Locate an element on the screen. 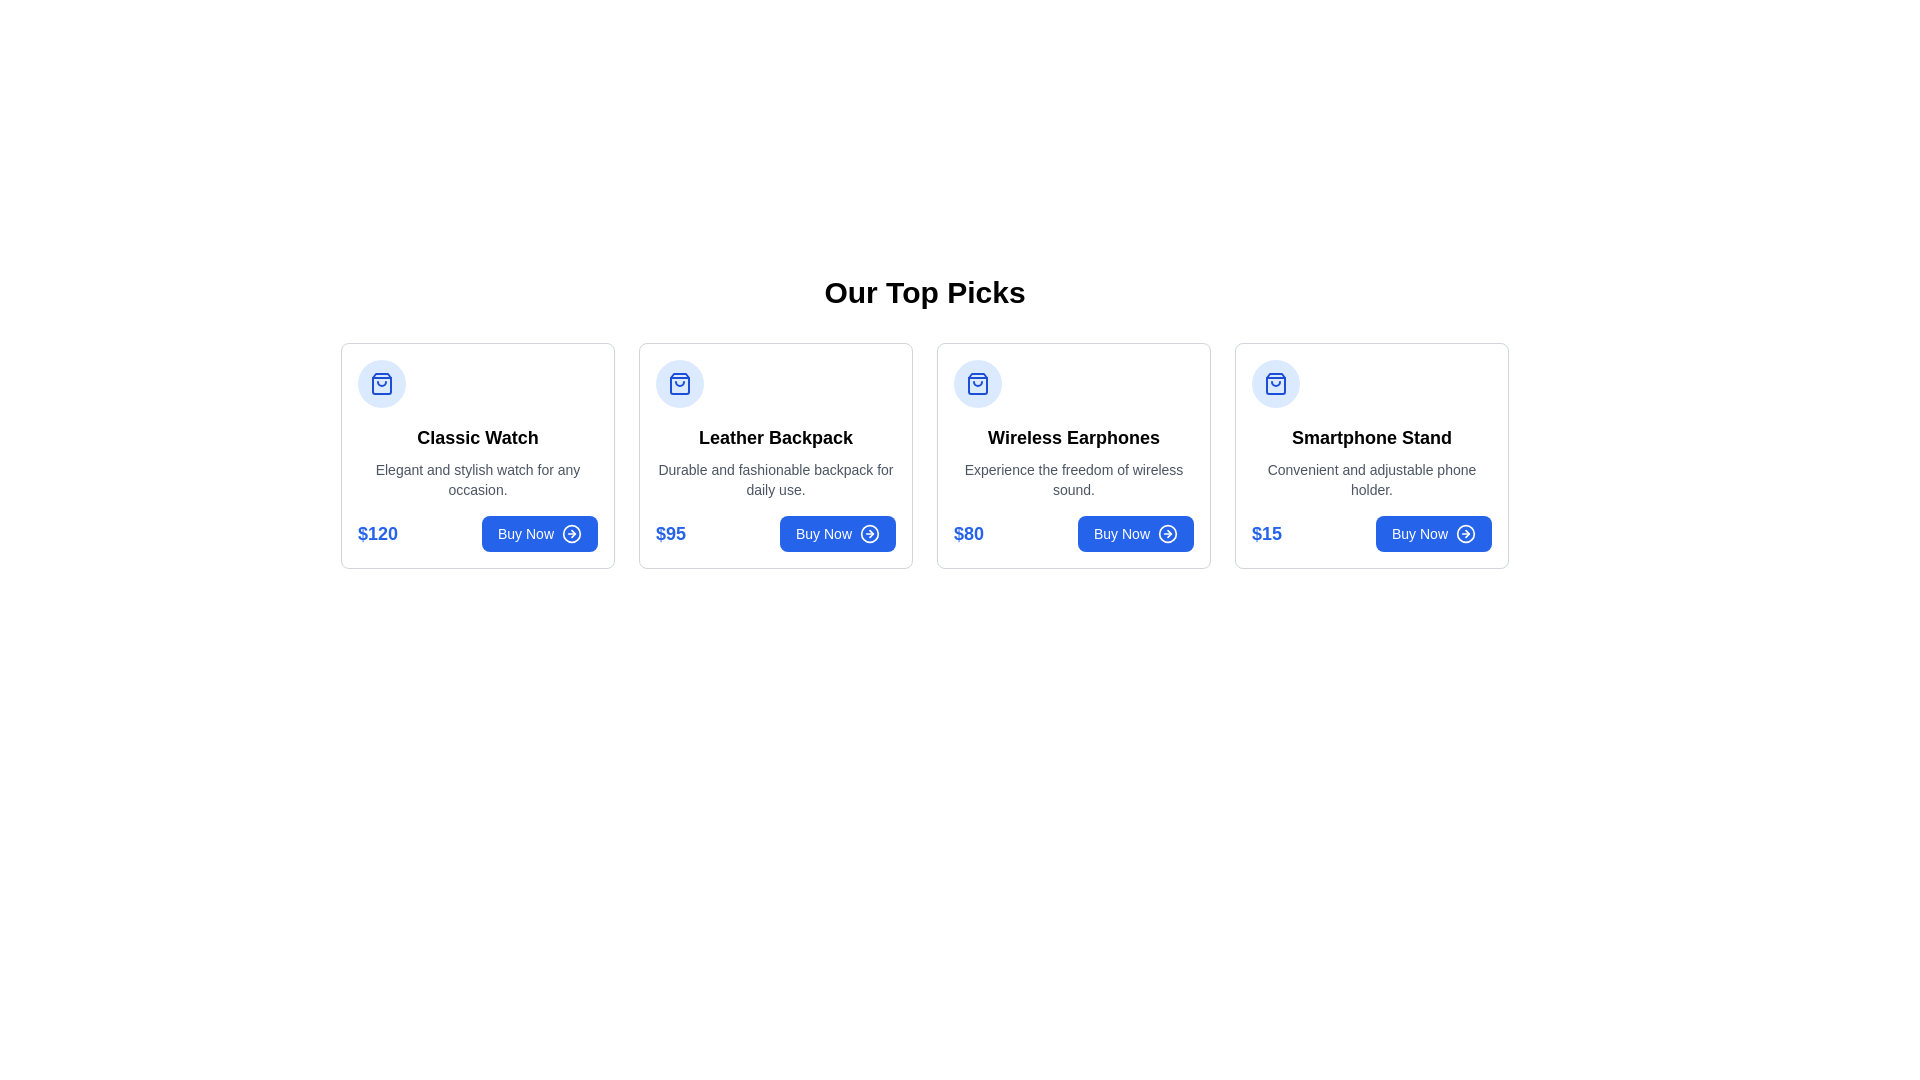 Image resolution: width=1920 pixels, height=1080 pixels. the 'Purchase Smartphone Stand' button located at the bottom right of the product card to observe the hover effect is located at coordinates (1433, 532).